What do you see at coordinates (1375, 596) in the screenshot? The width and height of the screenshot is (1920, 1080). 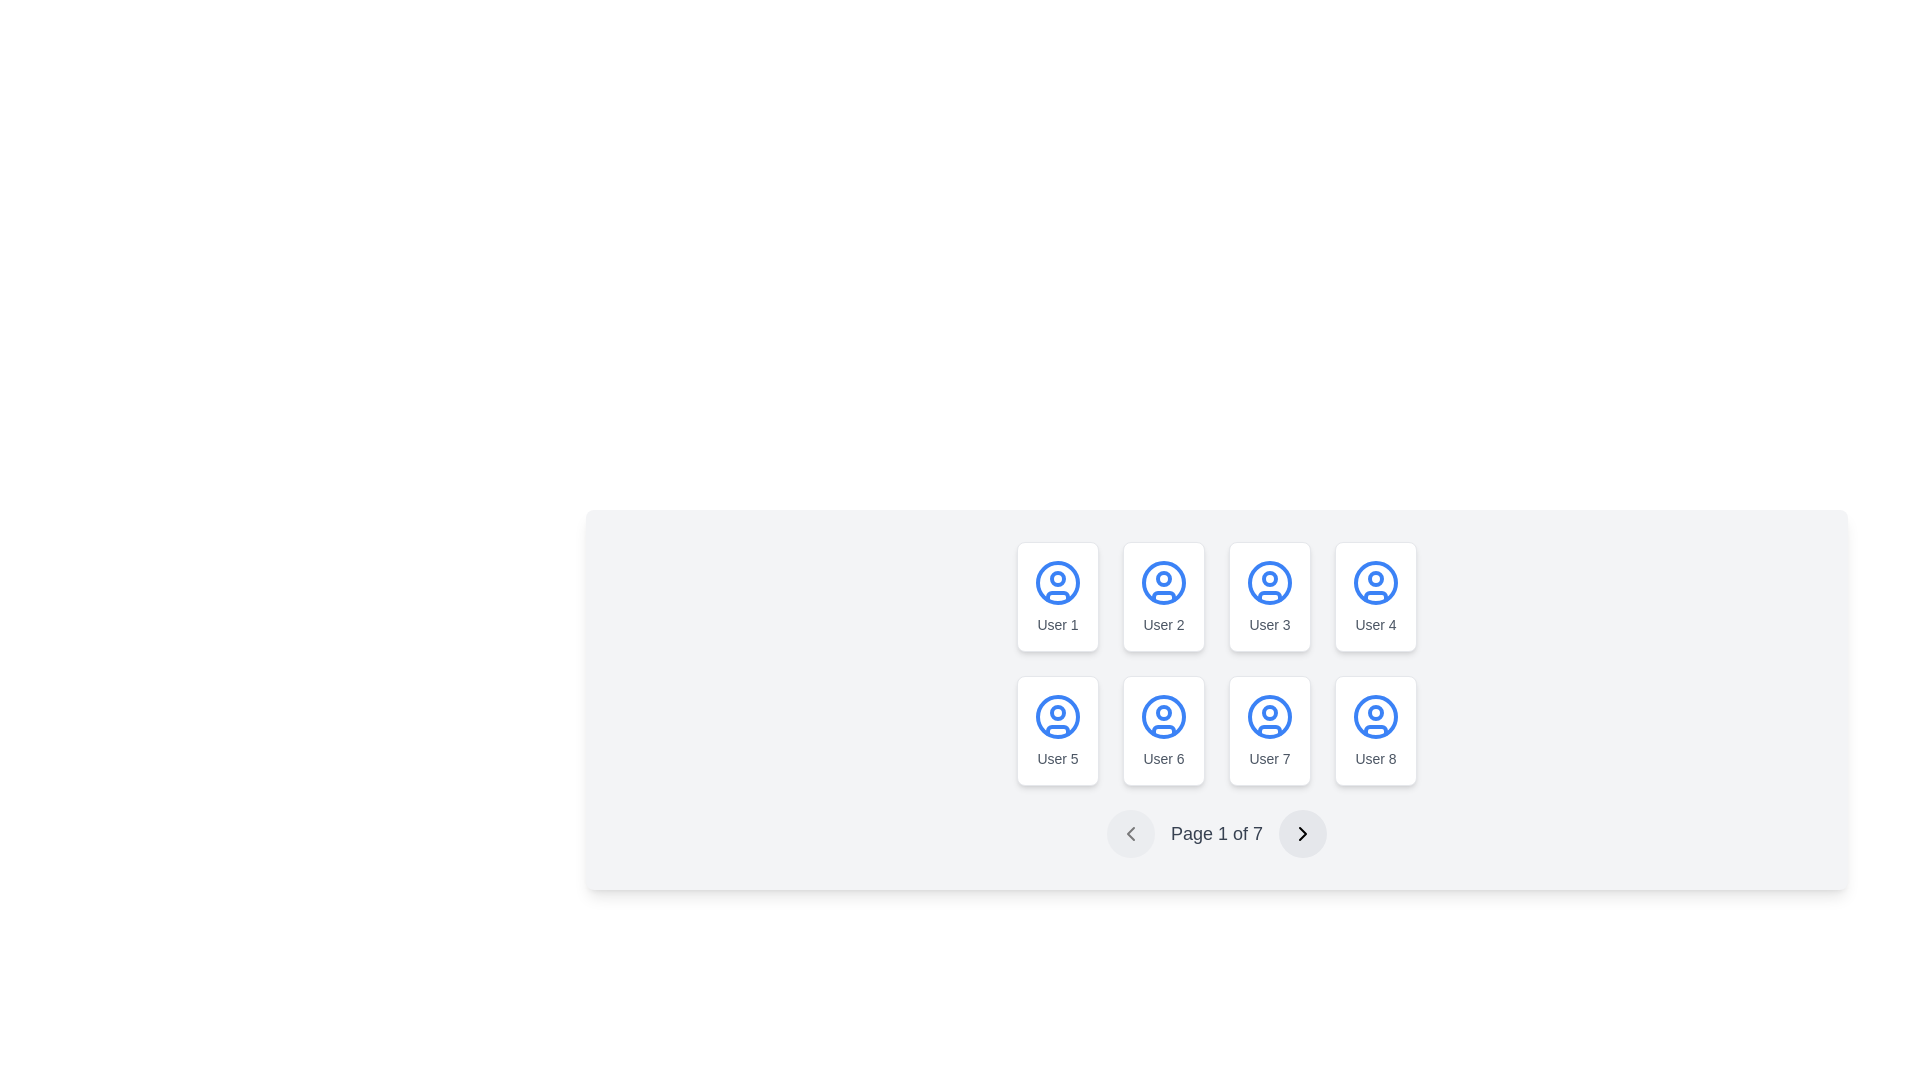 I see `the fourth user card with a white background, rounded corners, and a user avatar icon at the top` at bounding box center [1375, 596].